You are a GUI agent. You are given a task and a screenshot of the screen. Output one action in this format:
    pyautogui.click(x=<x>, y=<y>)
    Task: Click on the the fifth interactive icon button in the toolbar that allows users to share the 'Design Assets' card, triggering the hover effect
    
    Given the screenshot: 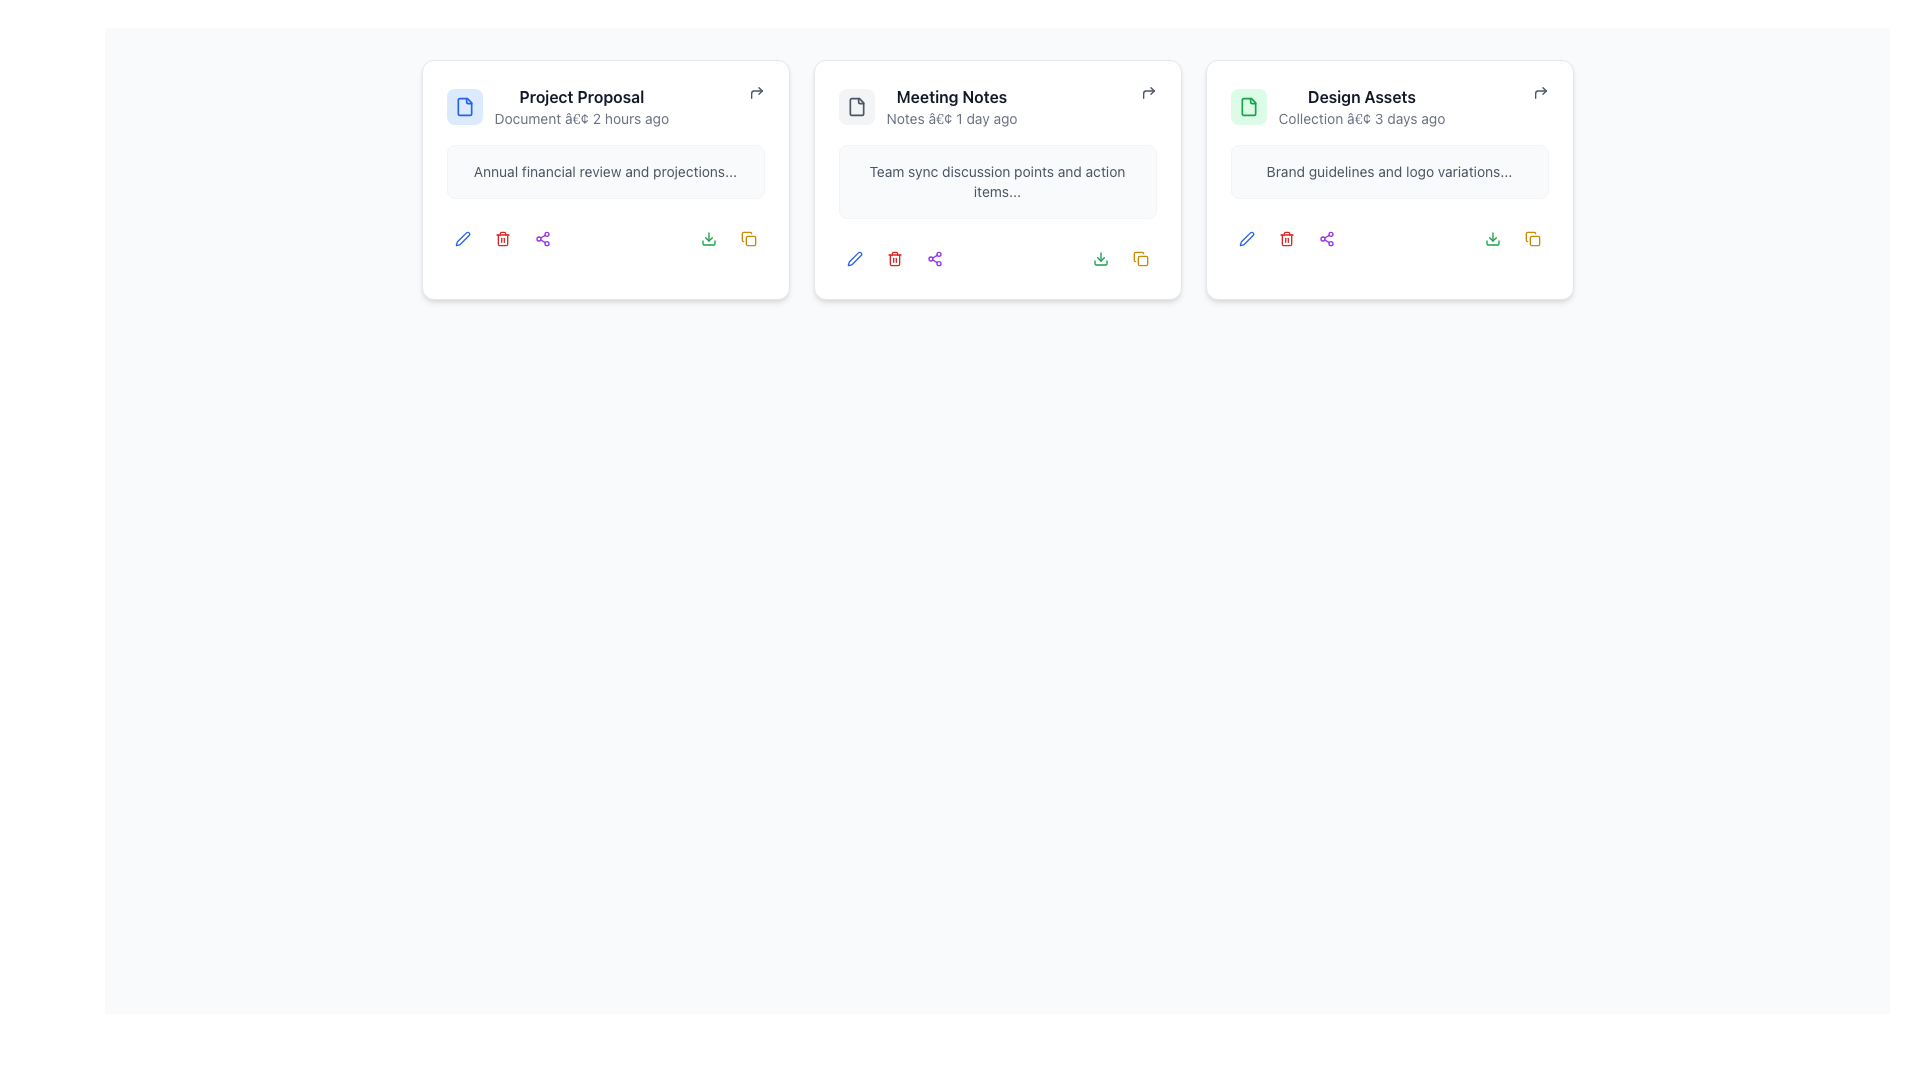 What is the action you would take?
    pyautogui.click(x=1326, y=238)
    